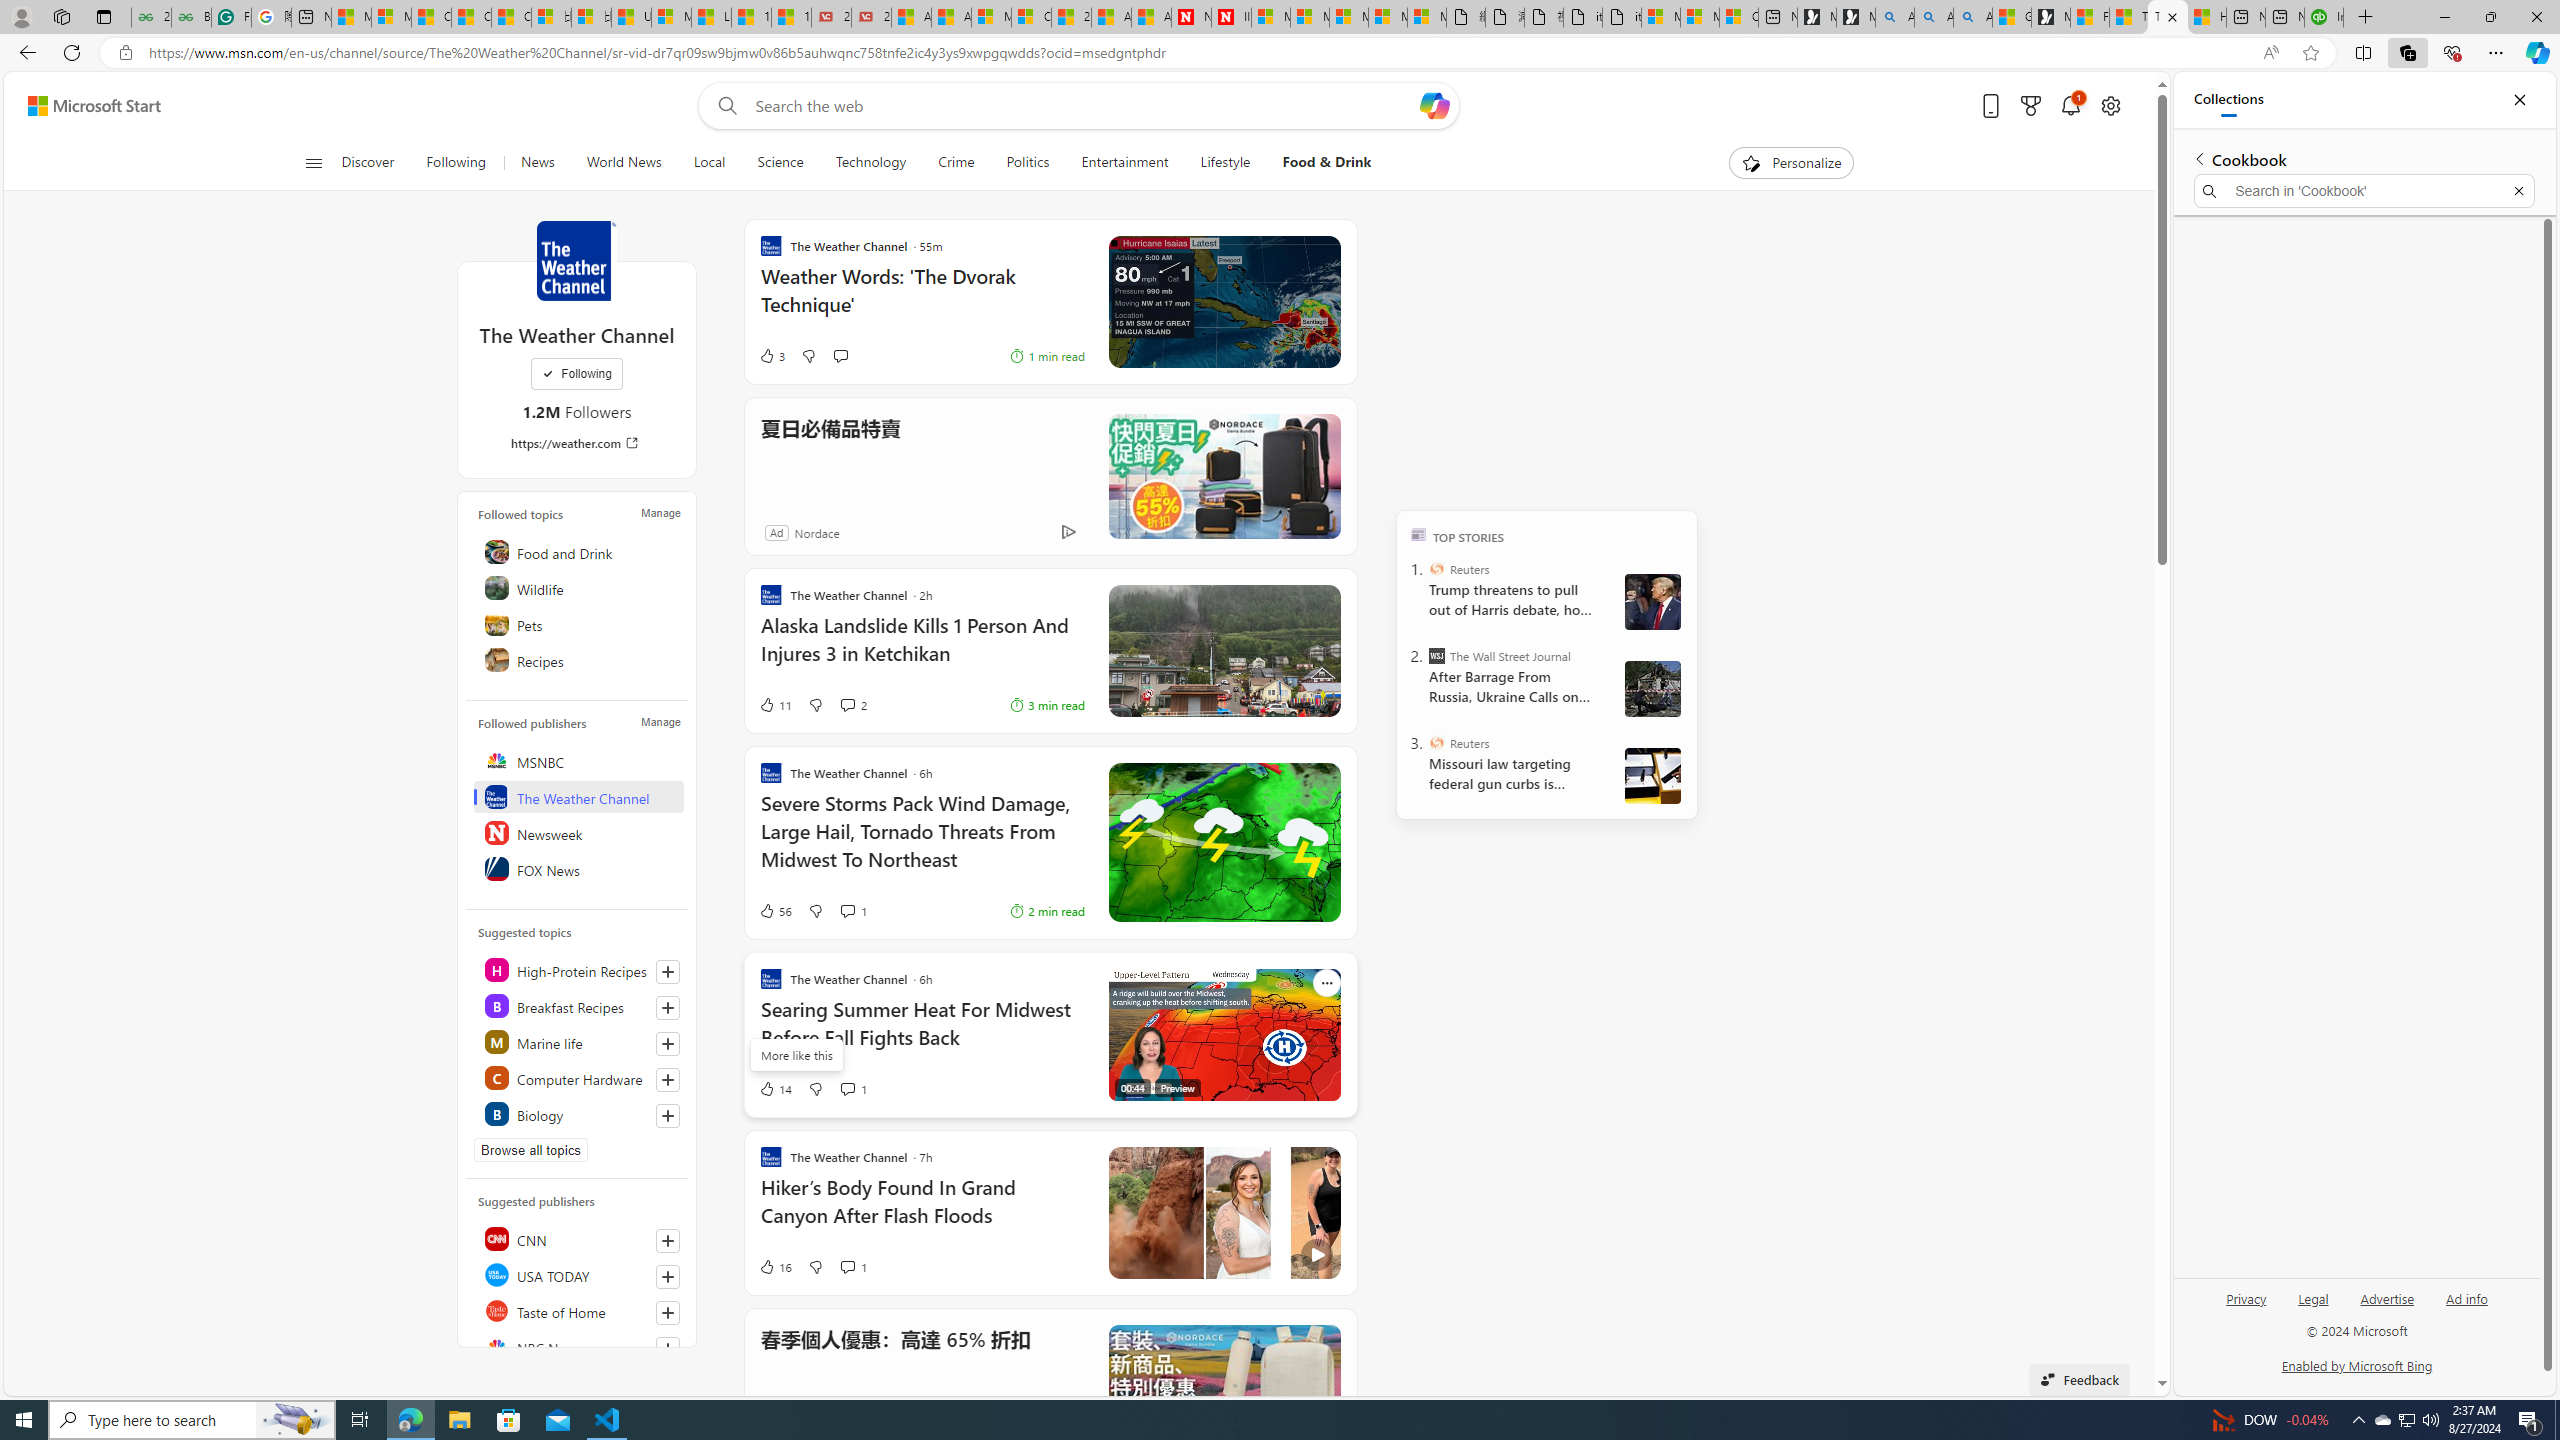 This screenshot has height=1440, width=2560. What do you see at coordinates (578, 1347) in the screenshot?
I see `'NBC News'` at bounding box center [578, 1347].